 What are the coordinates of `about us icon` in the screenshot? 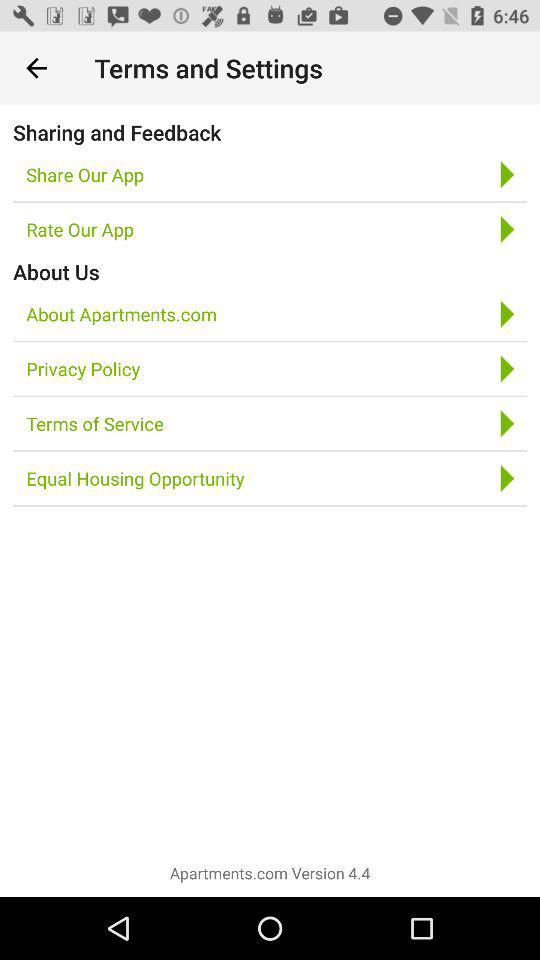 It's located at (56, 270).